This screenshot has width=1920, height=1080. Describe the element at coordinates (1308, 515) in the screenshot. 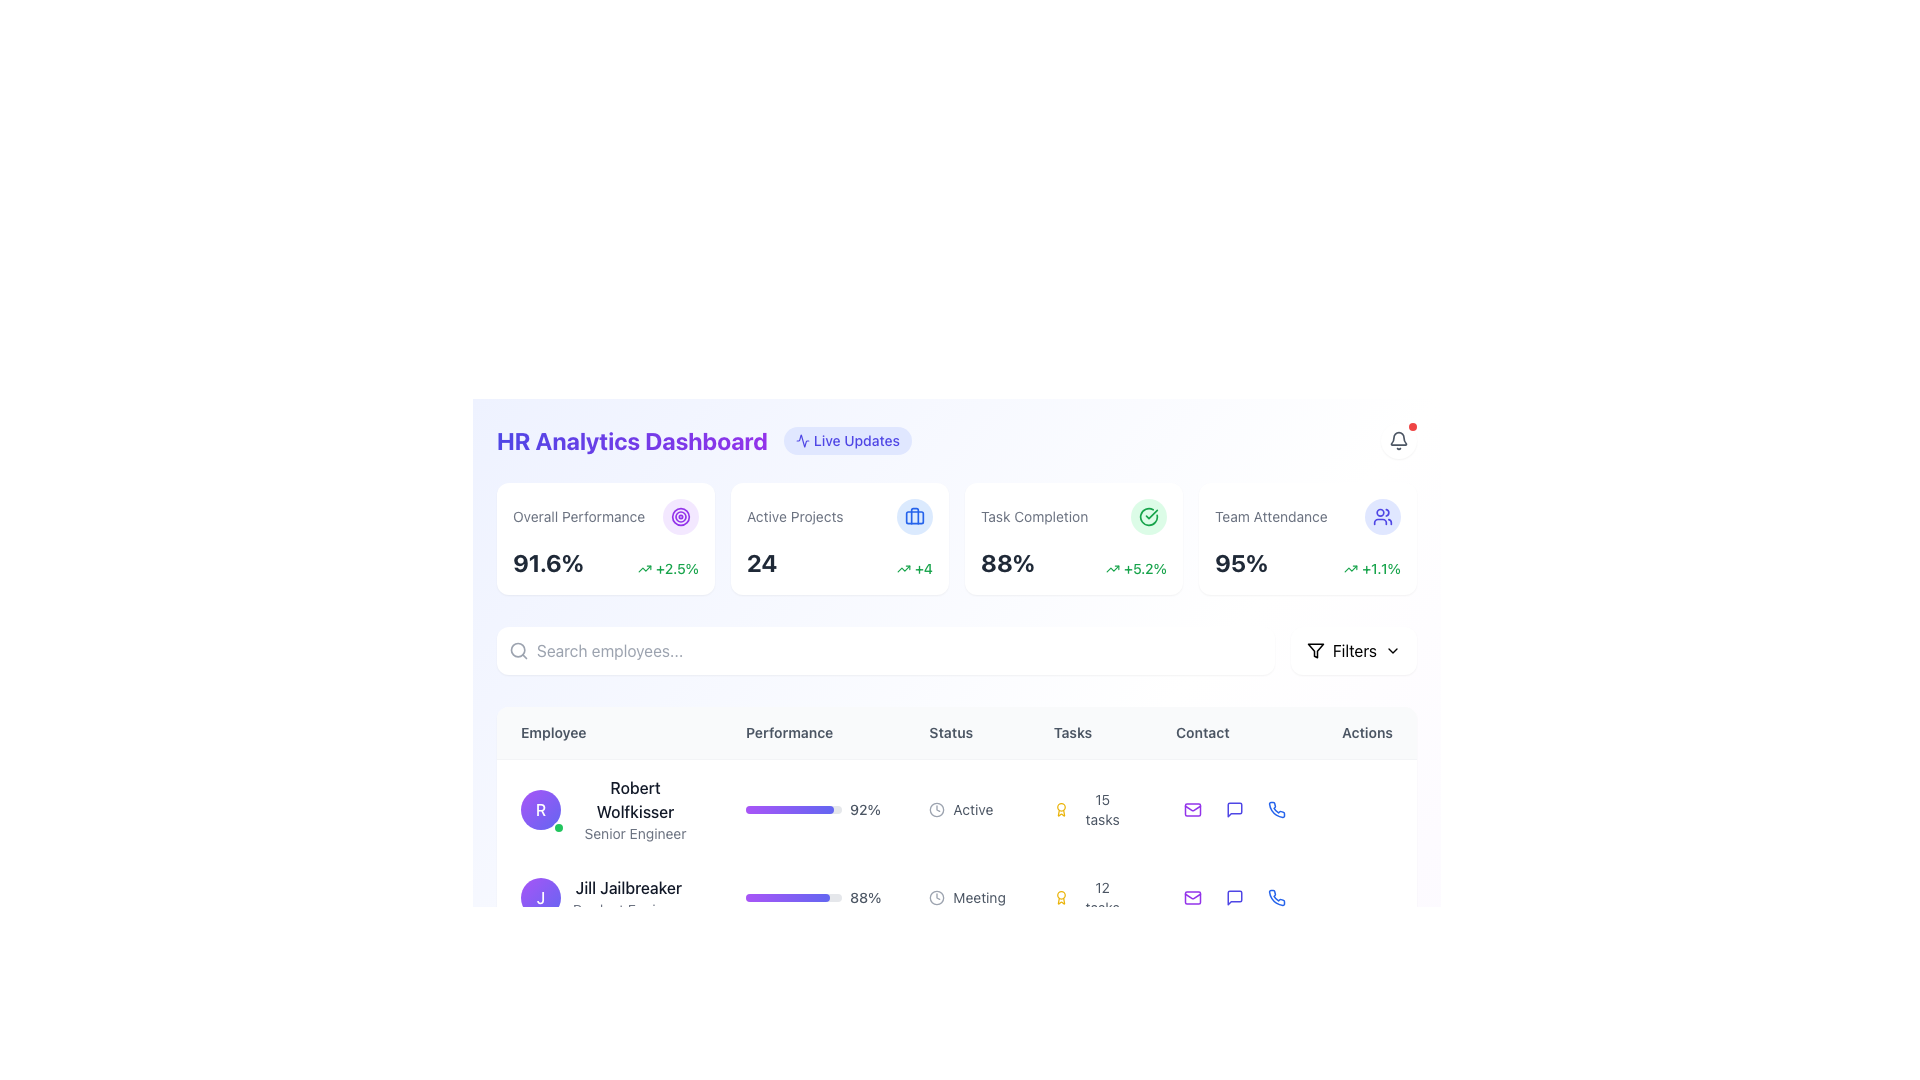

I see `the Text Label displaying 'Team Attendance' which is styled with a small gray font and located in the top-right corner of the dashboard, adjacent to '95%' and '+1.1%' statistics` at that location.